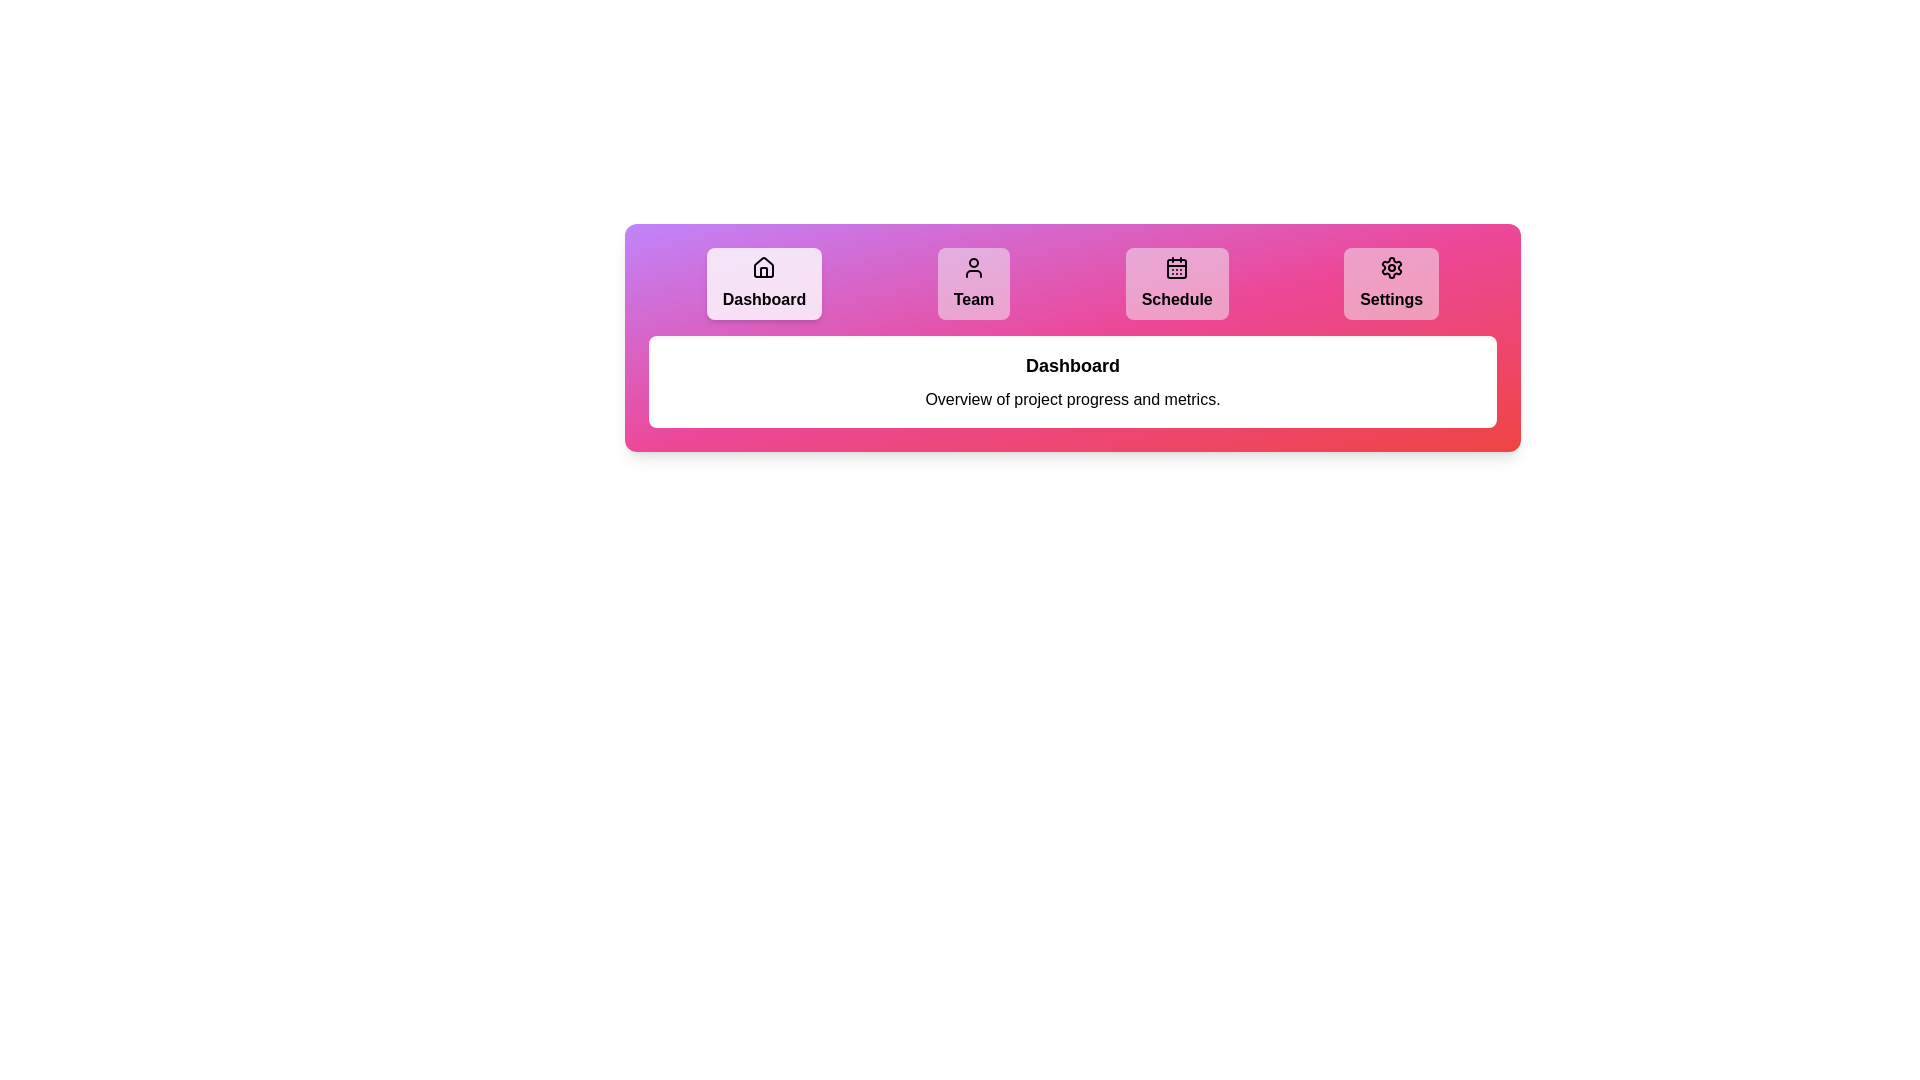  I want to click on the tab labeled Schedule by clicking on it, so click(1177, 284).